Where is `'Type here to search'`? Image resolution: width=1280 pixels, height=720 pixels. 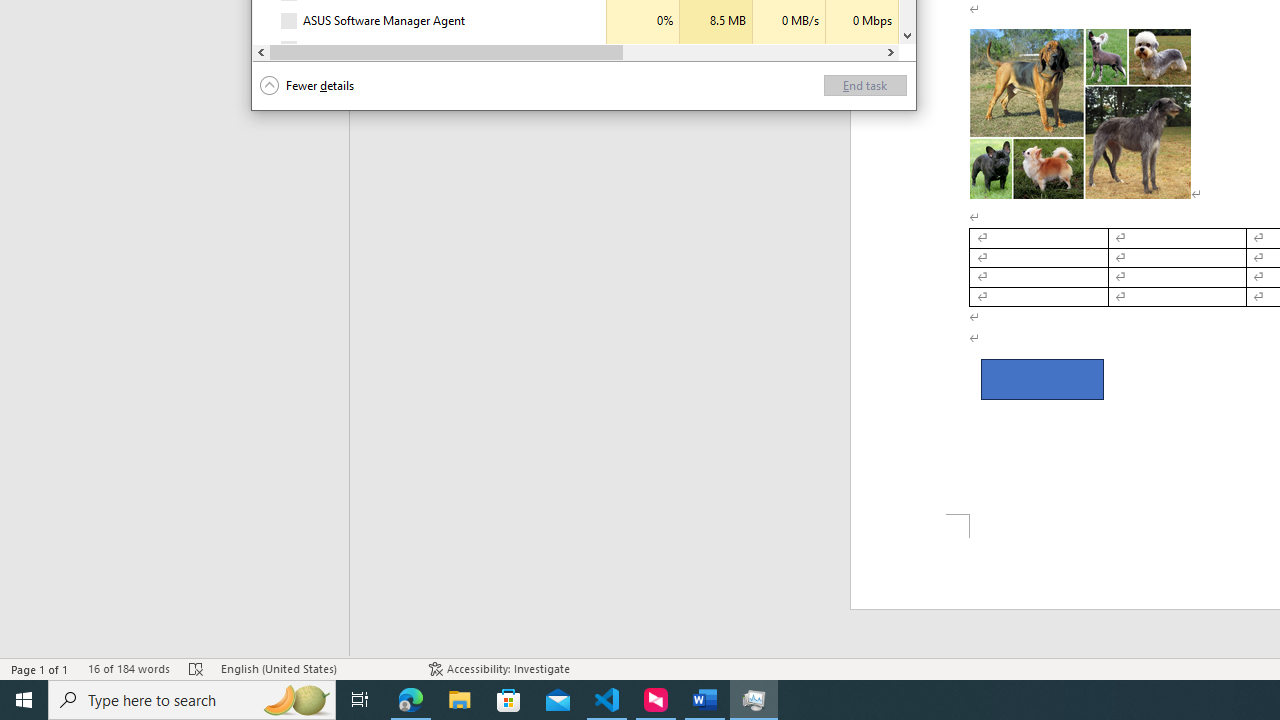
'Type here to search' is located at coordinates (192, 698).